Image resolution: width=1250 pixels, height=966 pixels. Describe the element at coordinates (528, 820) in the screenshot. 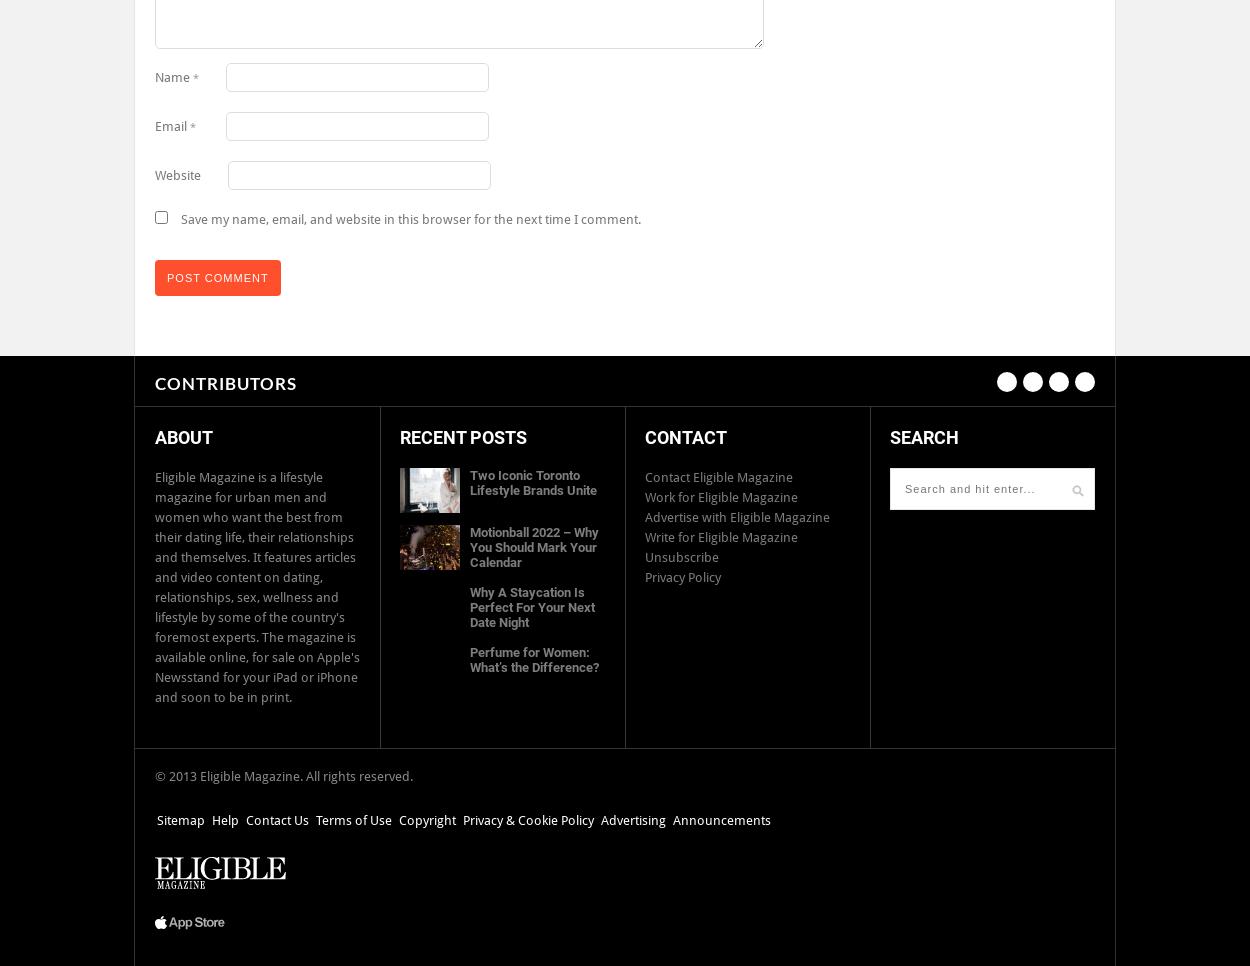

I see `'Privacy & Cookie Policy'` at that location.